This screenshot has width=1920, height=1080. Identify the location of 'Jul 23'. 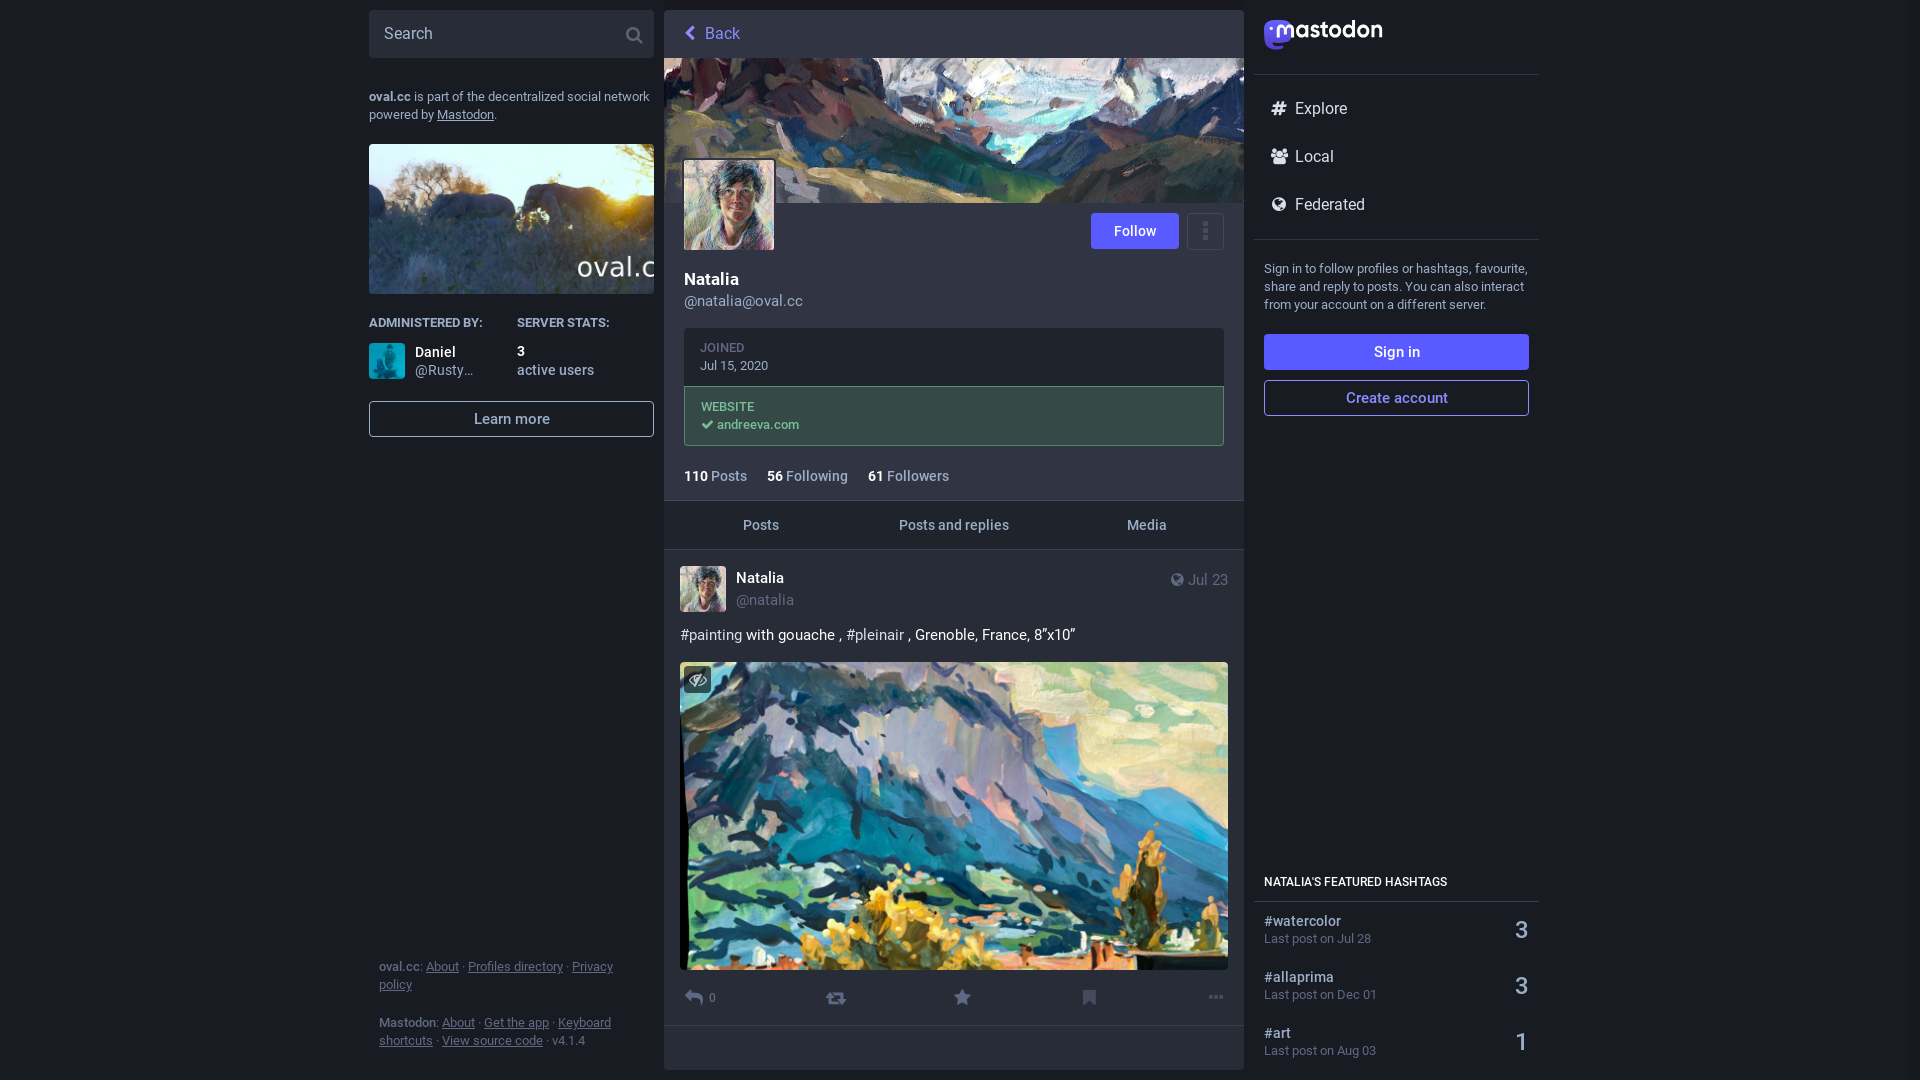
(1197, 588).